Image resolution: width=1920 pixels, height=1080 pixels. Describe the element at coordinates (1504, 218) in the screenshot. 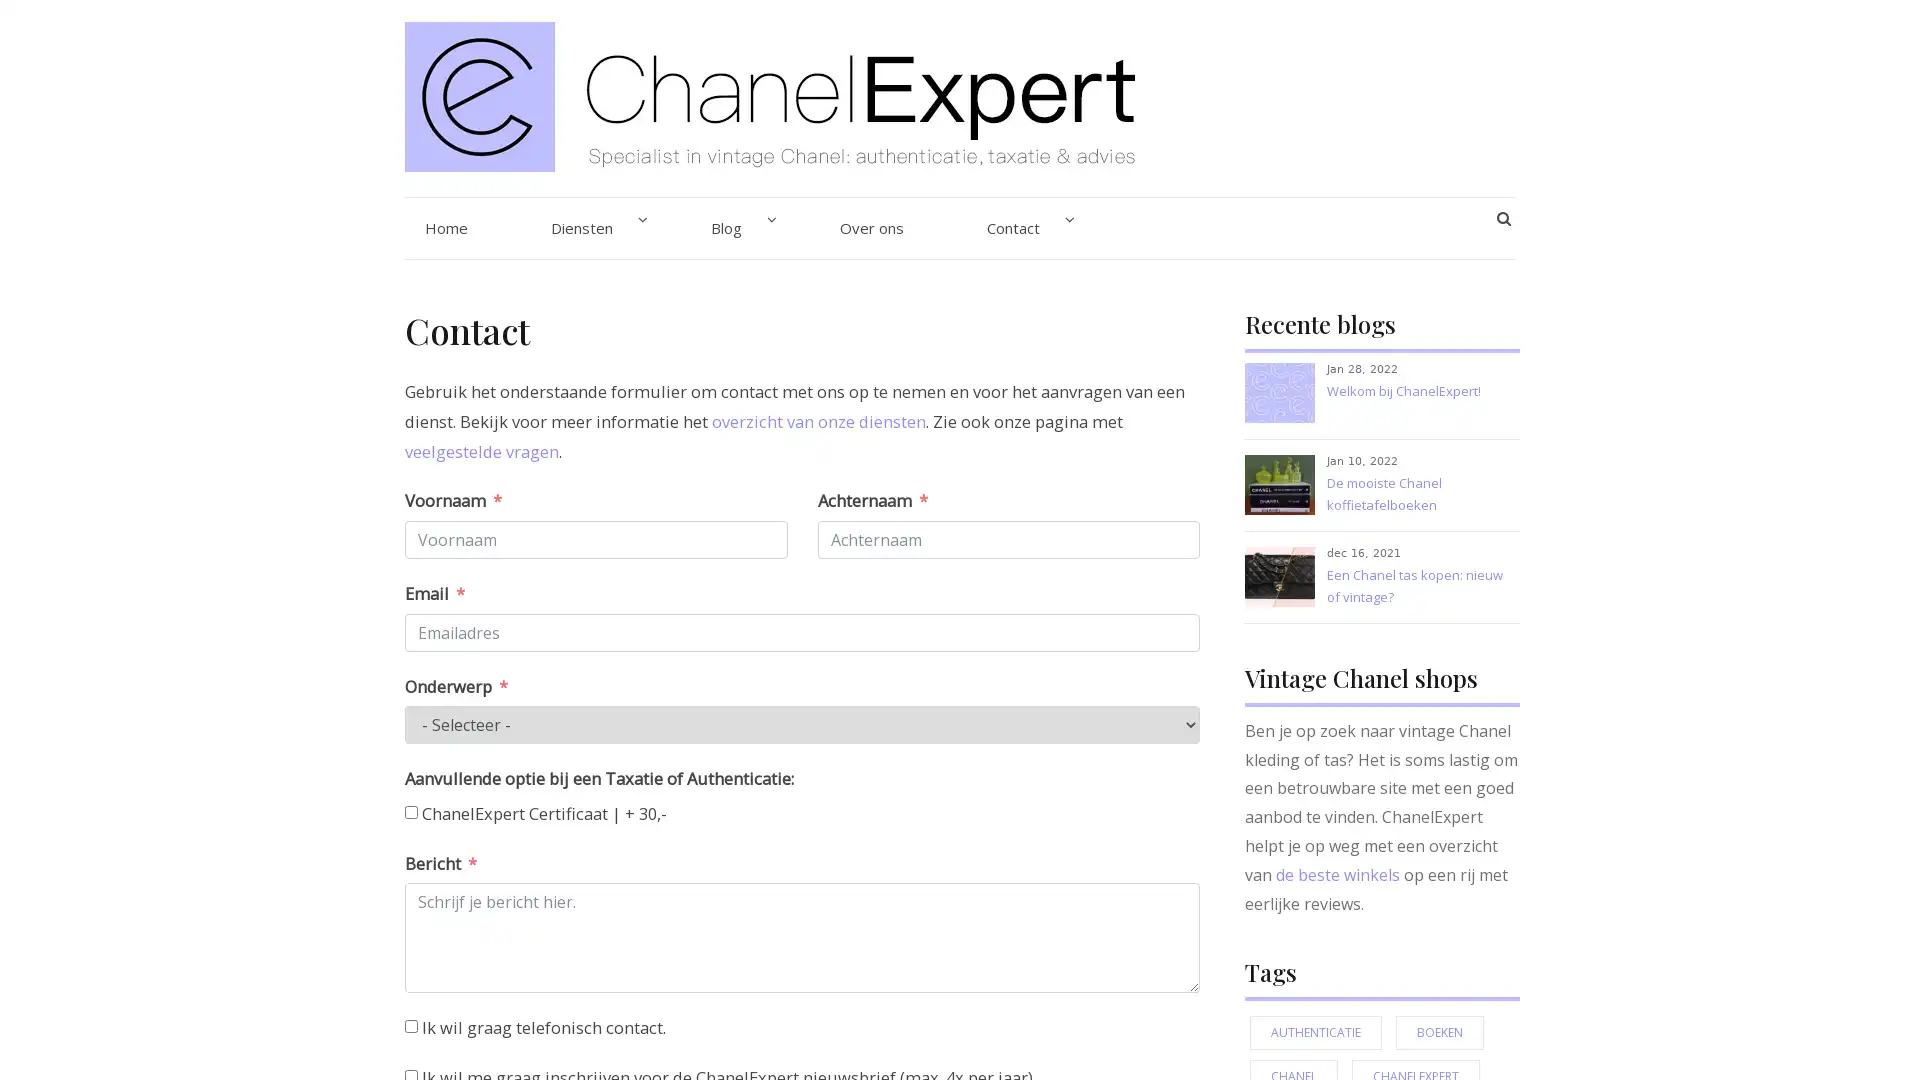

I see `SEARCH BUTTON` at that location.